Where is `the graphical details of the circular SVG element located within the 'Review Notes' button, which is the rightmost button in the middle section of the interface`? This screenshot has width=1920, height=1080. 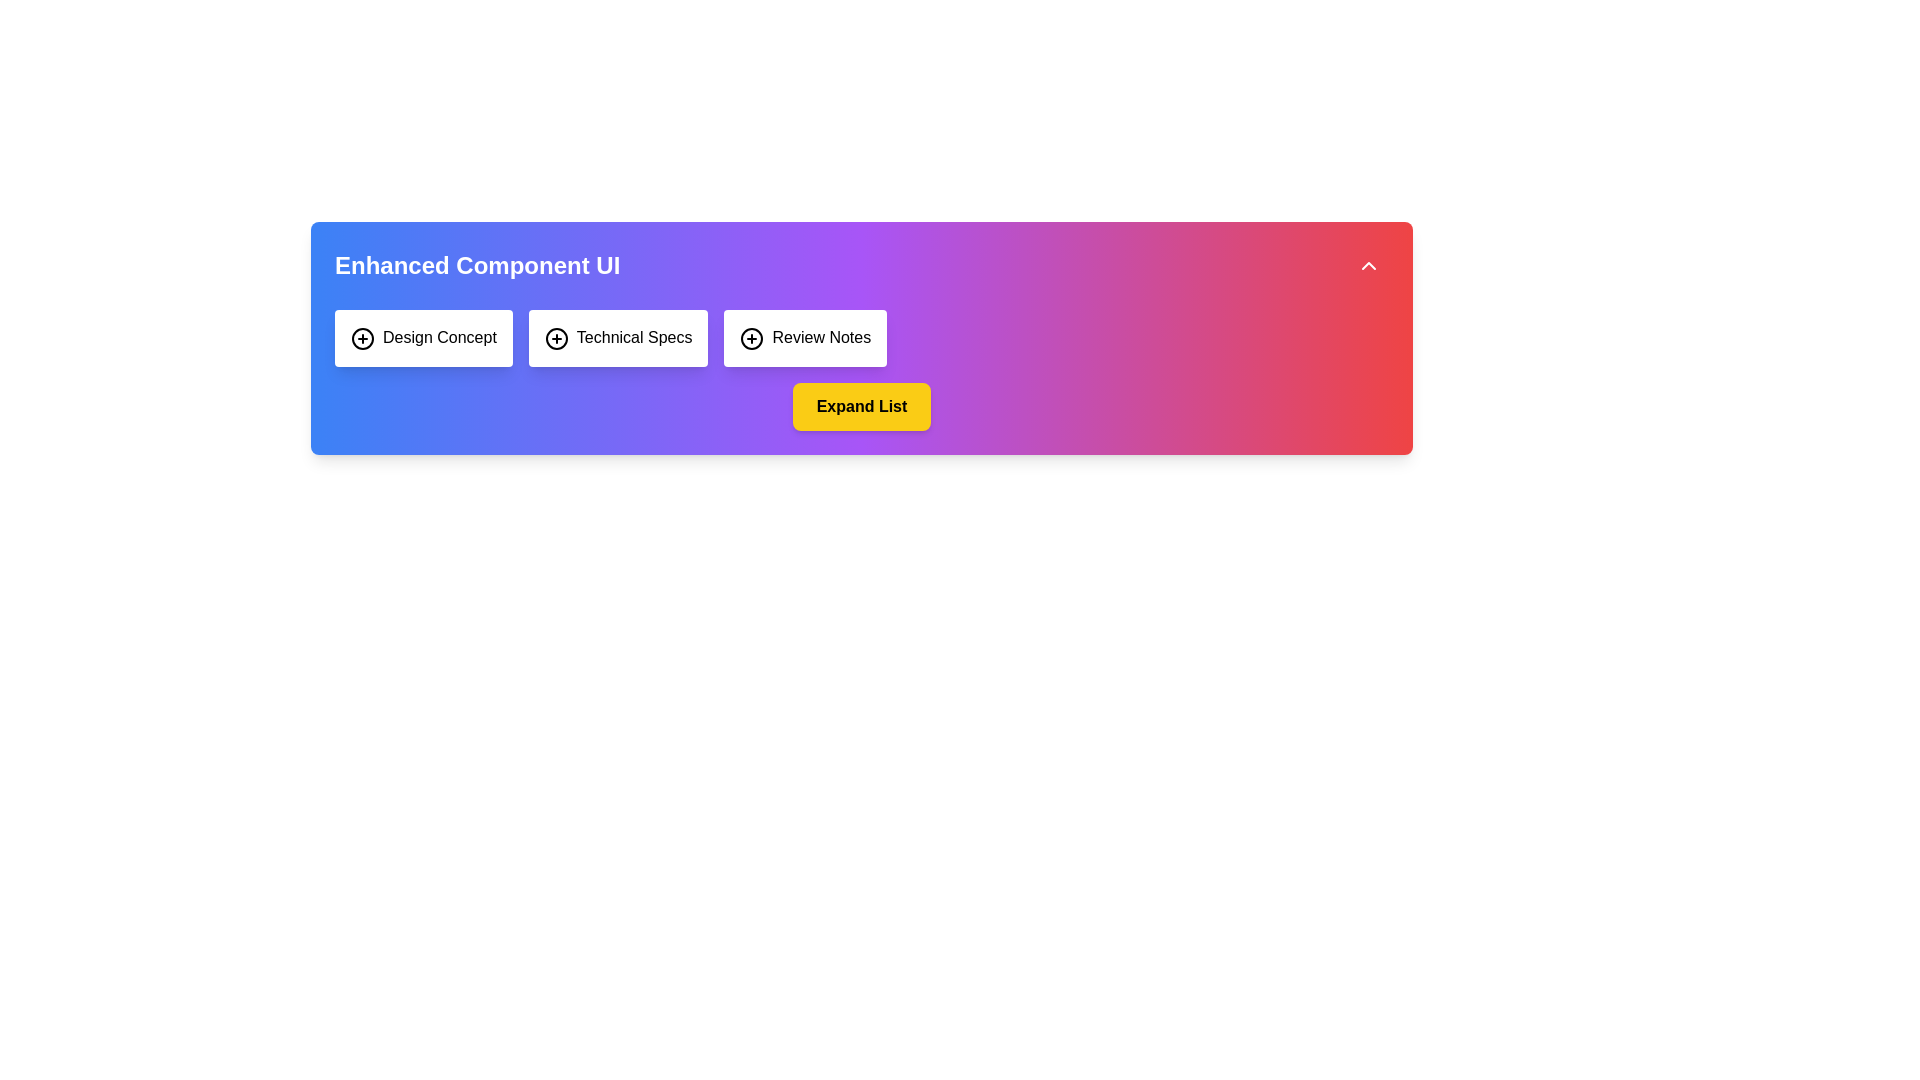 the graphical details of the circular SVG element located within the 'Review Notes' button, which is the rightmost button in the middle section of the interface is located at coordinates (751, 337).